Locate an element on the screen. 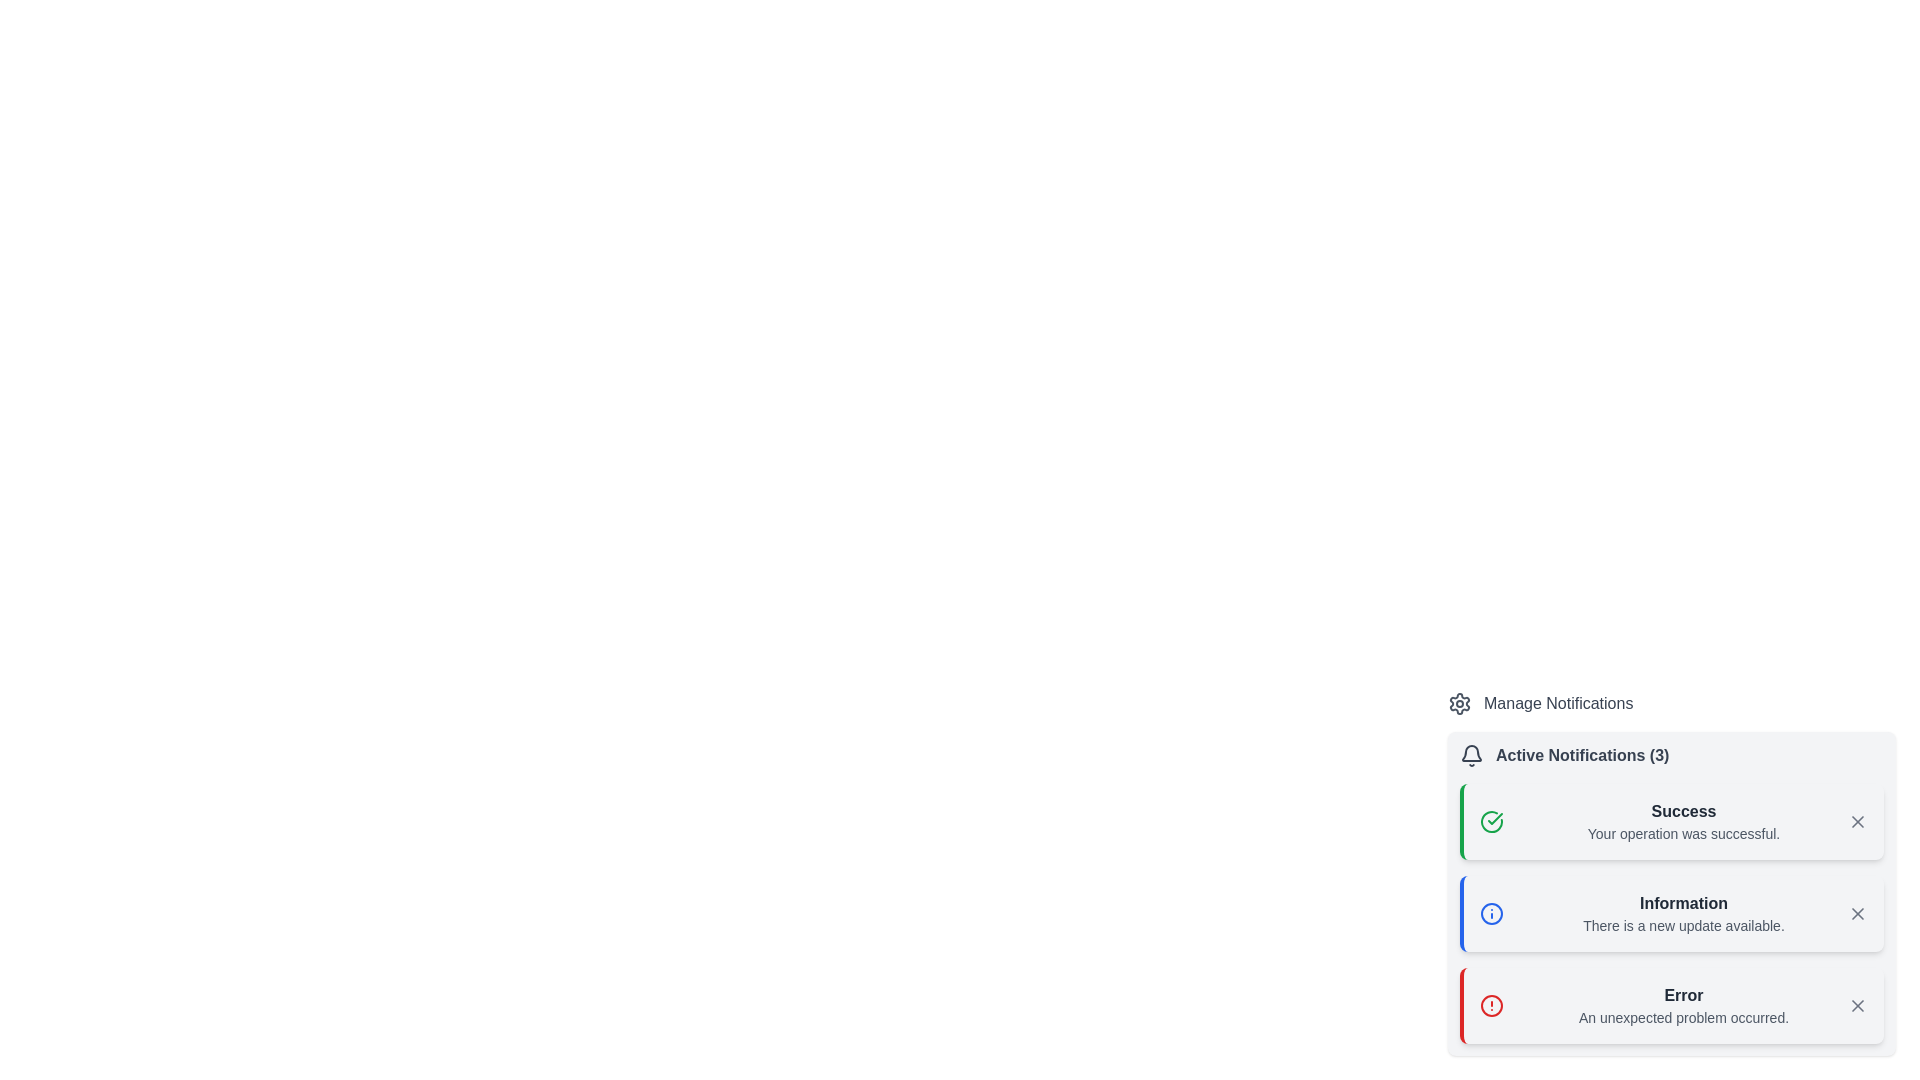 Image resolution: width=1920 pixels, height=1080 pixels. the text label or clickable link for managing notification settings, located to the right of the gear icon is located at coordinates (1557, 703).